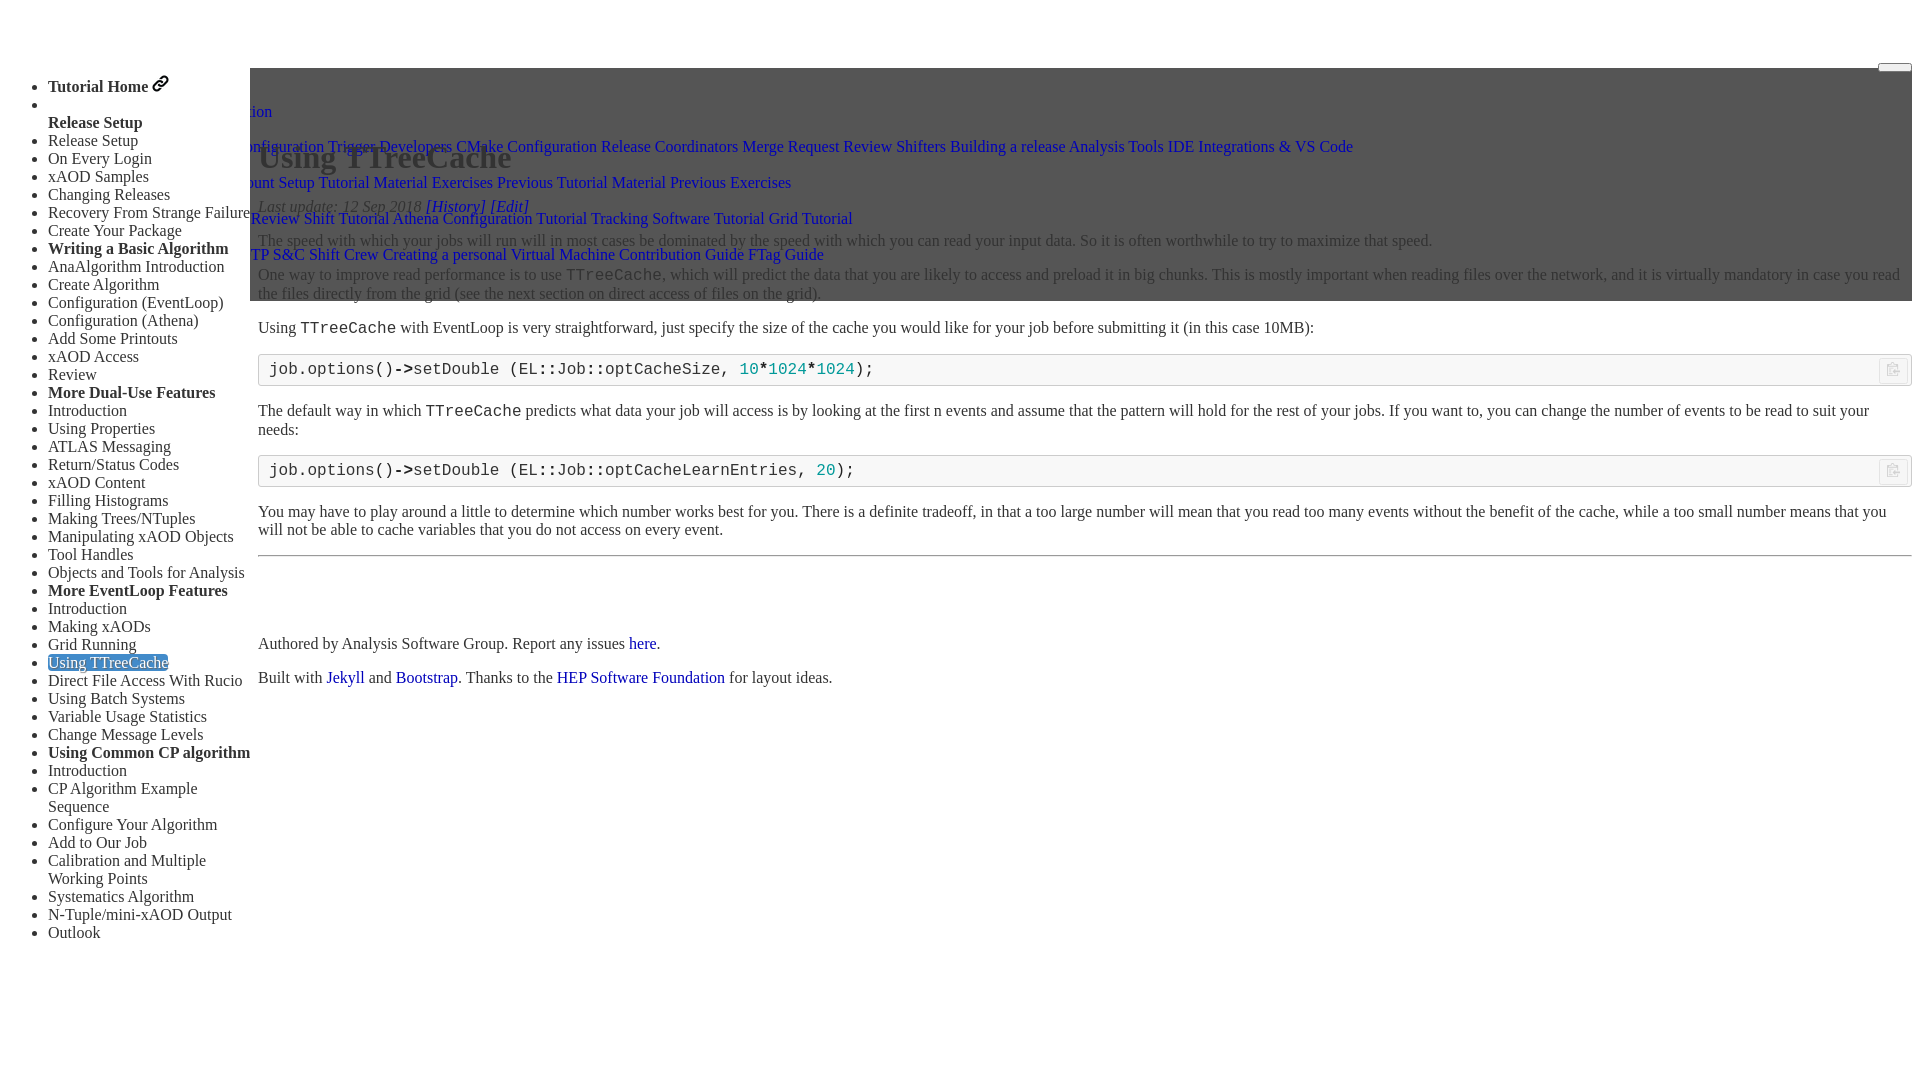  I want to click on 'Create Algorithm', so click(103, 284).